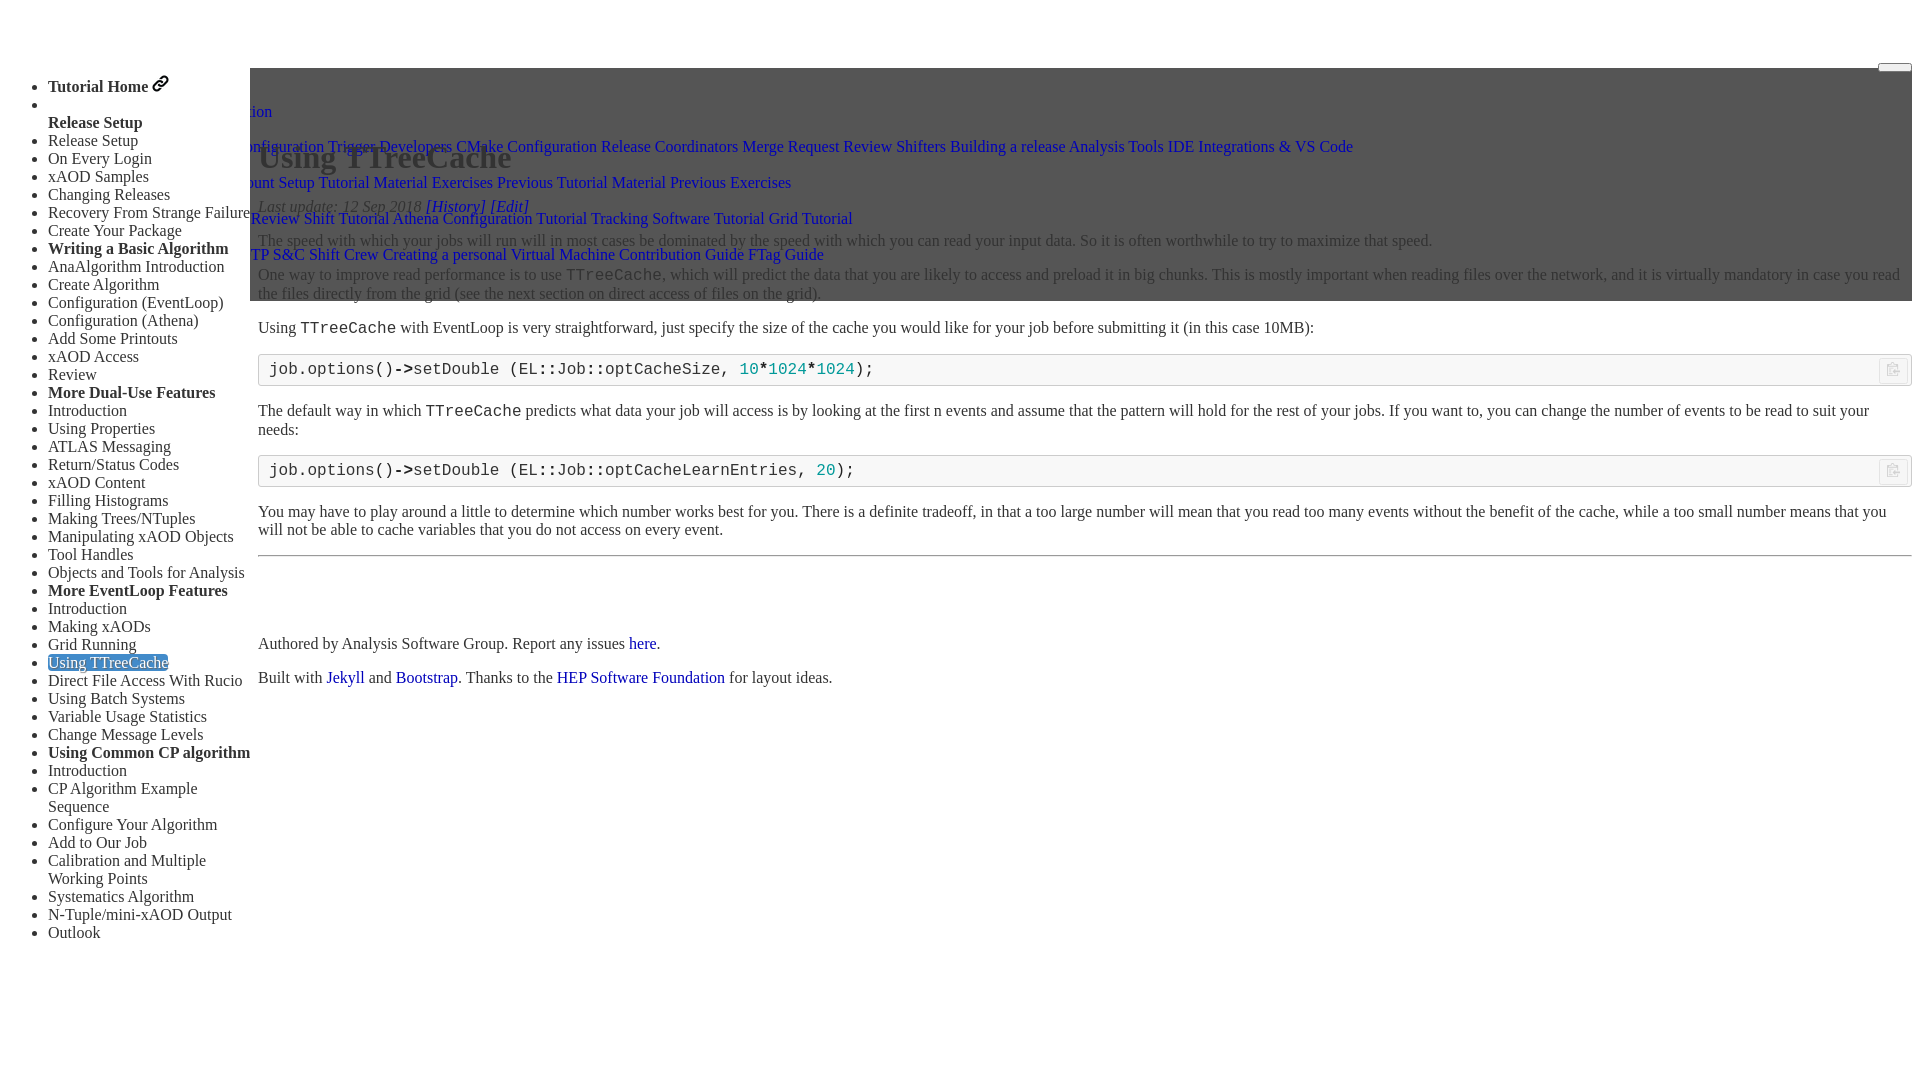  I want to click on 'Create Algorithm', so click(103, 284).